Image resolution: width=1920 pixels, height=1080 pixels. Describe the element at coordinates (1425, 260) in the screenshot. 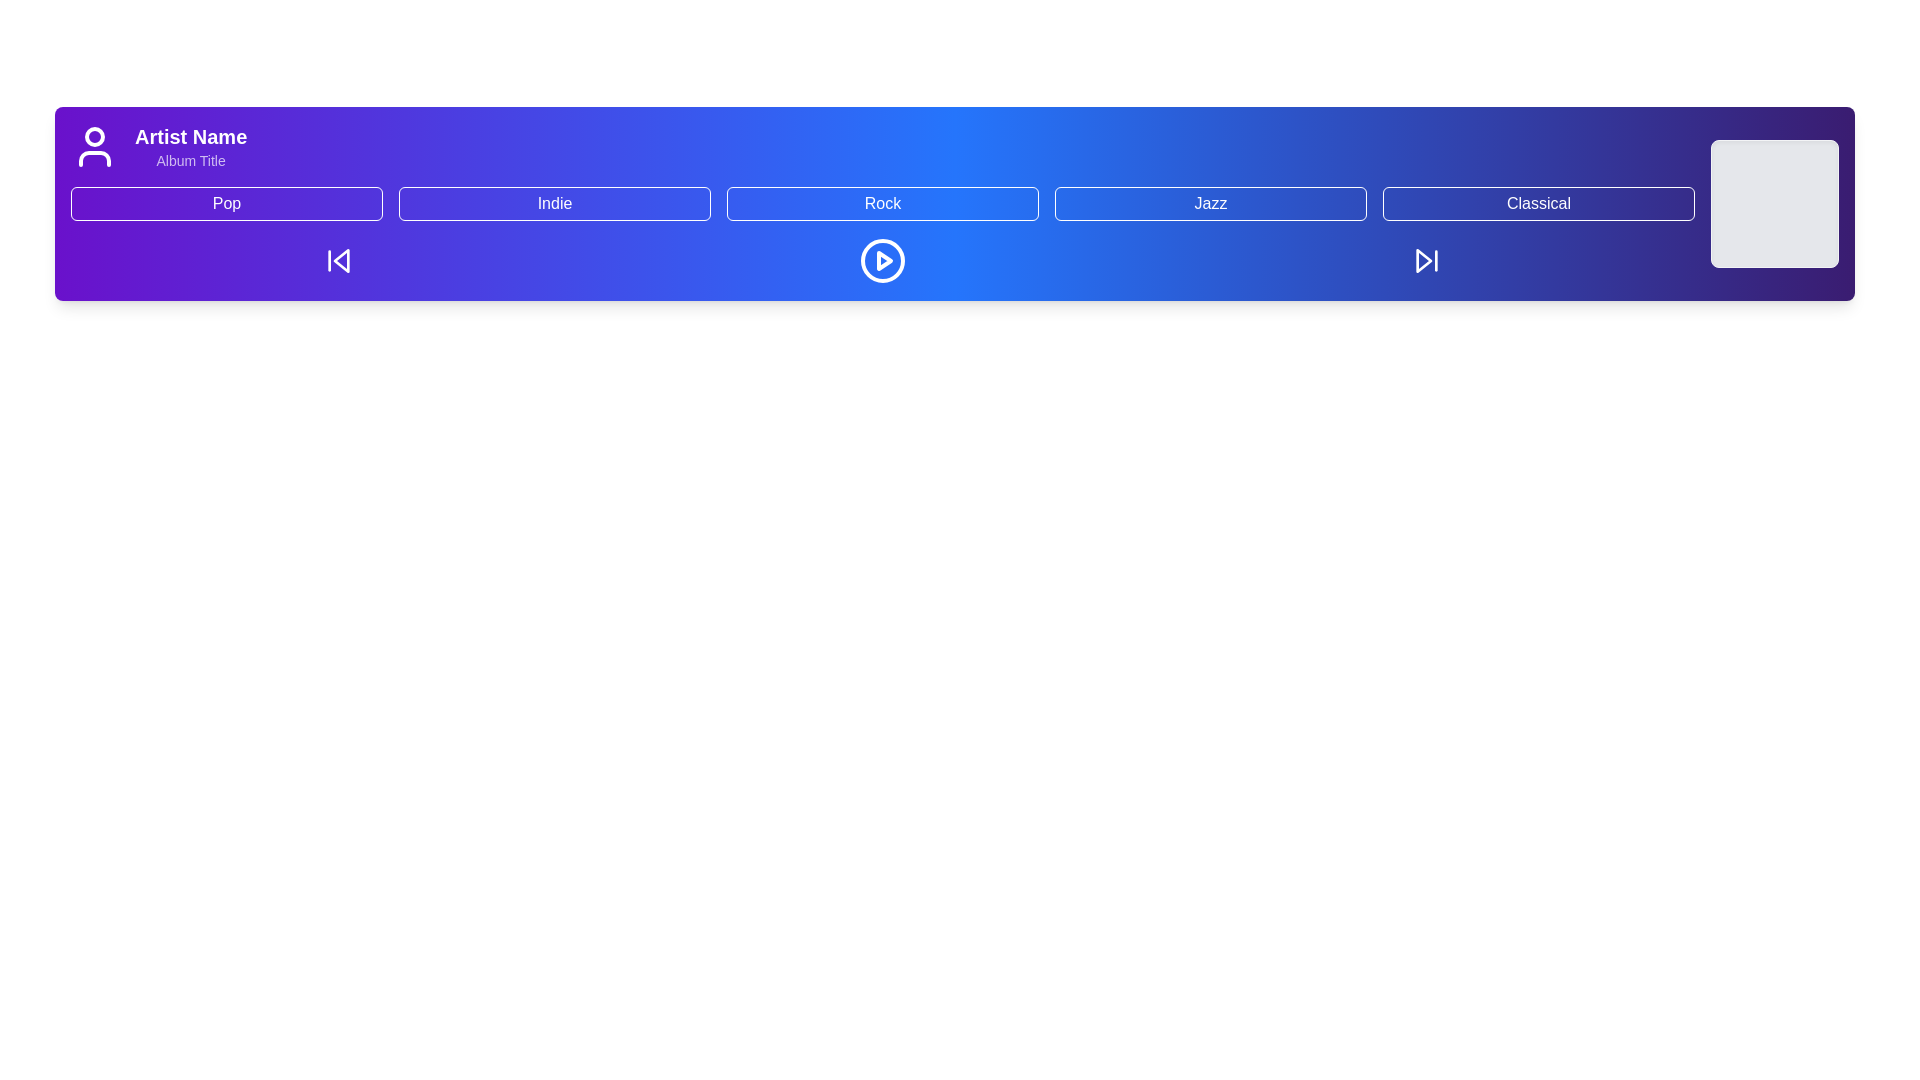

I see `the skip-forward button, which is the third interactive button from the left in the toolbar` at that location.